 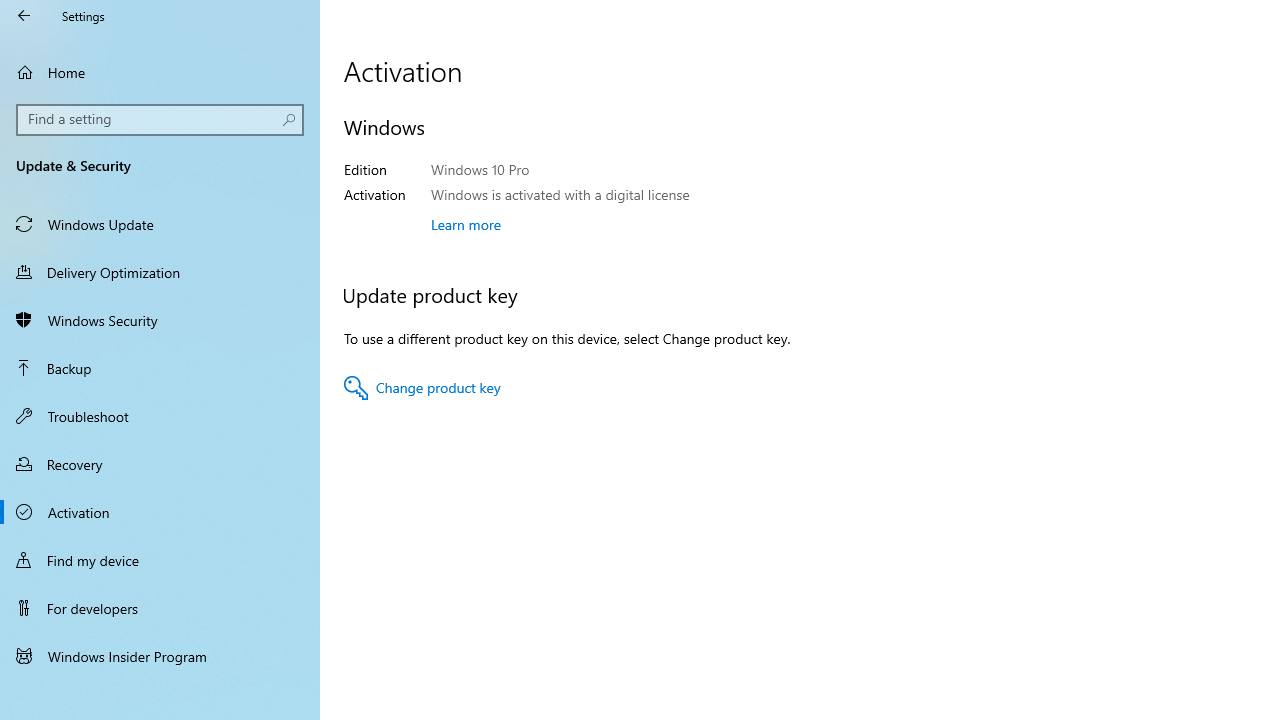 What do you see at coordinates (160, 414) in the screenshot?
I see `'Troubleshoot'` at bounding box center [160, 414].